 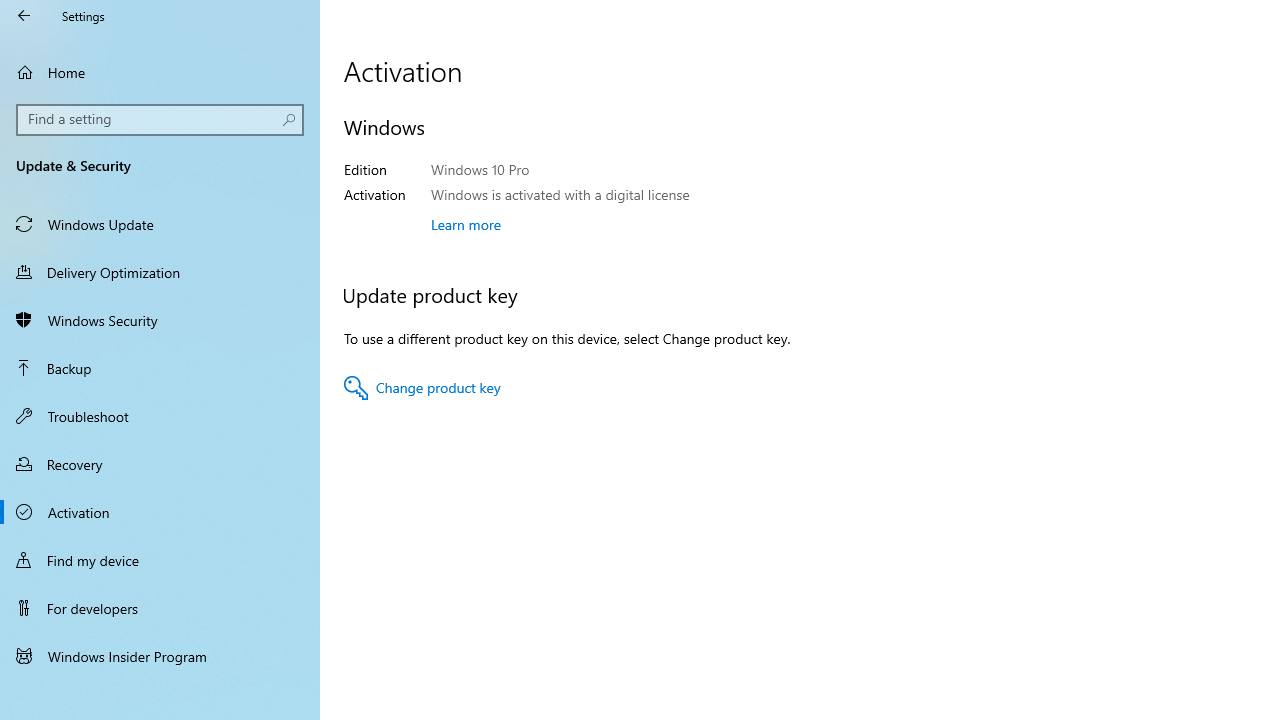 What do you see at coordinates (160, 414) in the screenshot?
I see `'Troubleshoot'` at bounding box center [160, 414].